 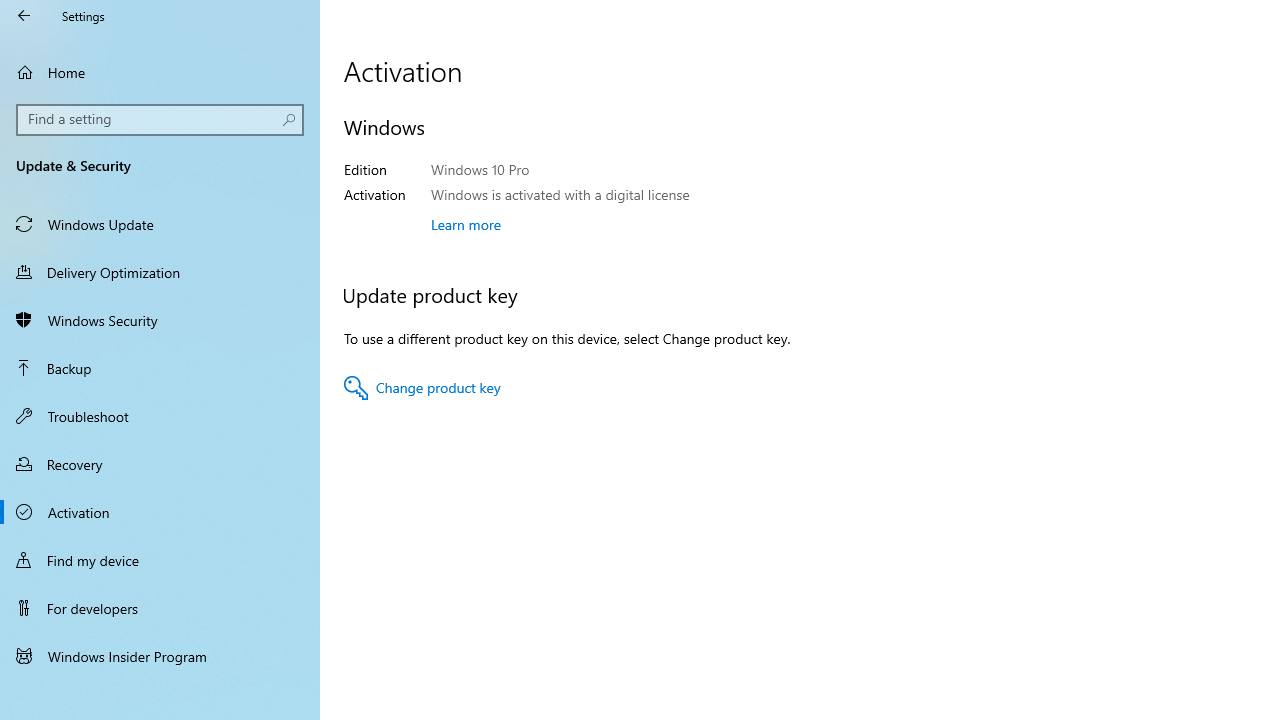 What do you see at coordinates (160, 414) in the screenshot?
I see `'Troubleshoot'` at bounding box center [160, 414].